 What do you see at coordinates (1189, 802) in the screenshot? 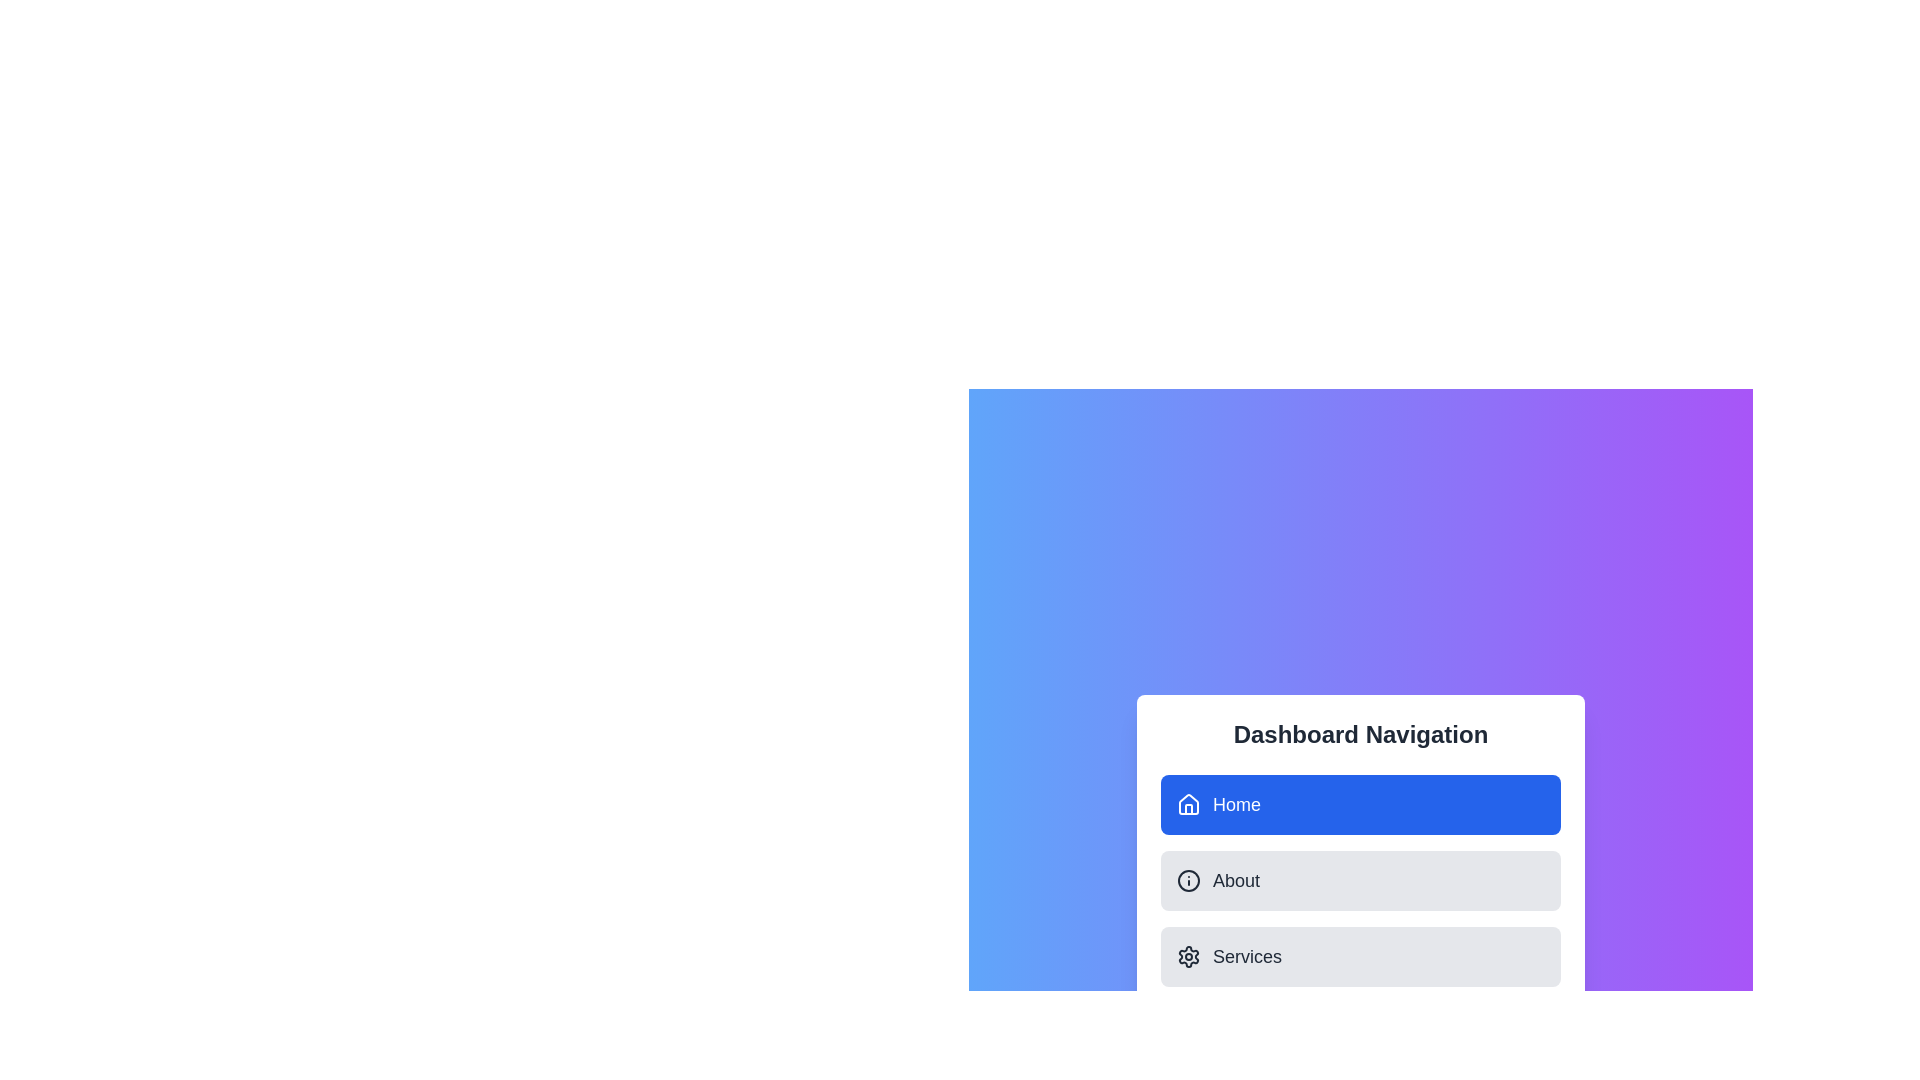
I see `the house icon located within the blue-highlighted 'Home' navigation option` at bounding box center [1189, 802].